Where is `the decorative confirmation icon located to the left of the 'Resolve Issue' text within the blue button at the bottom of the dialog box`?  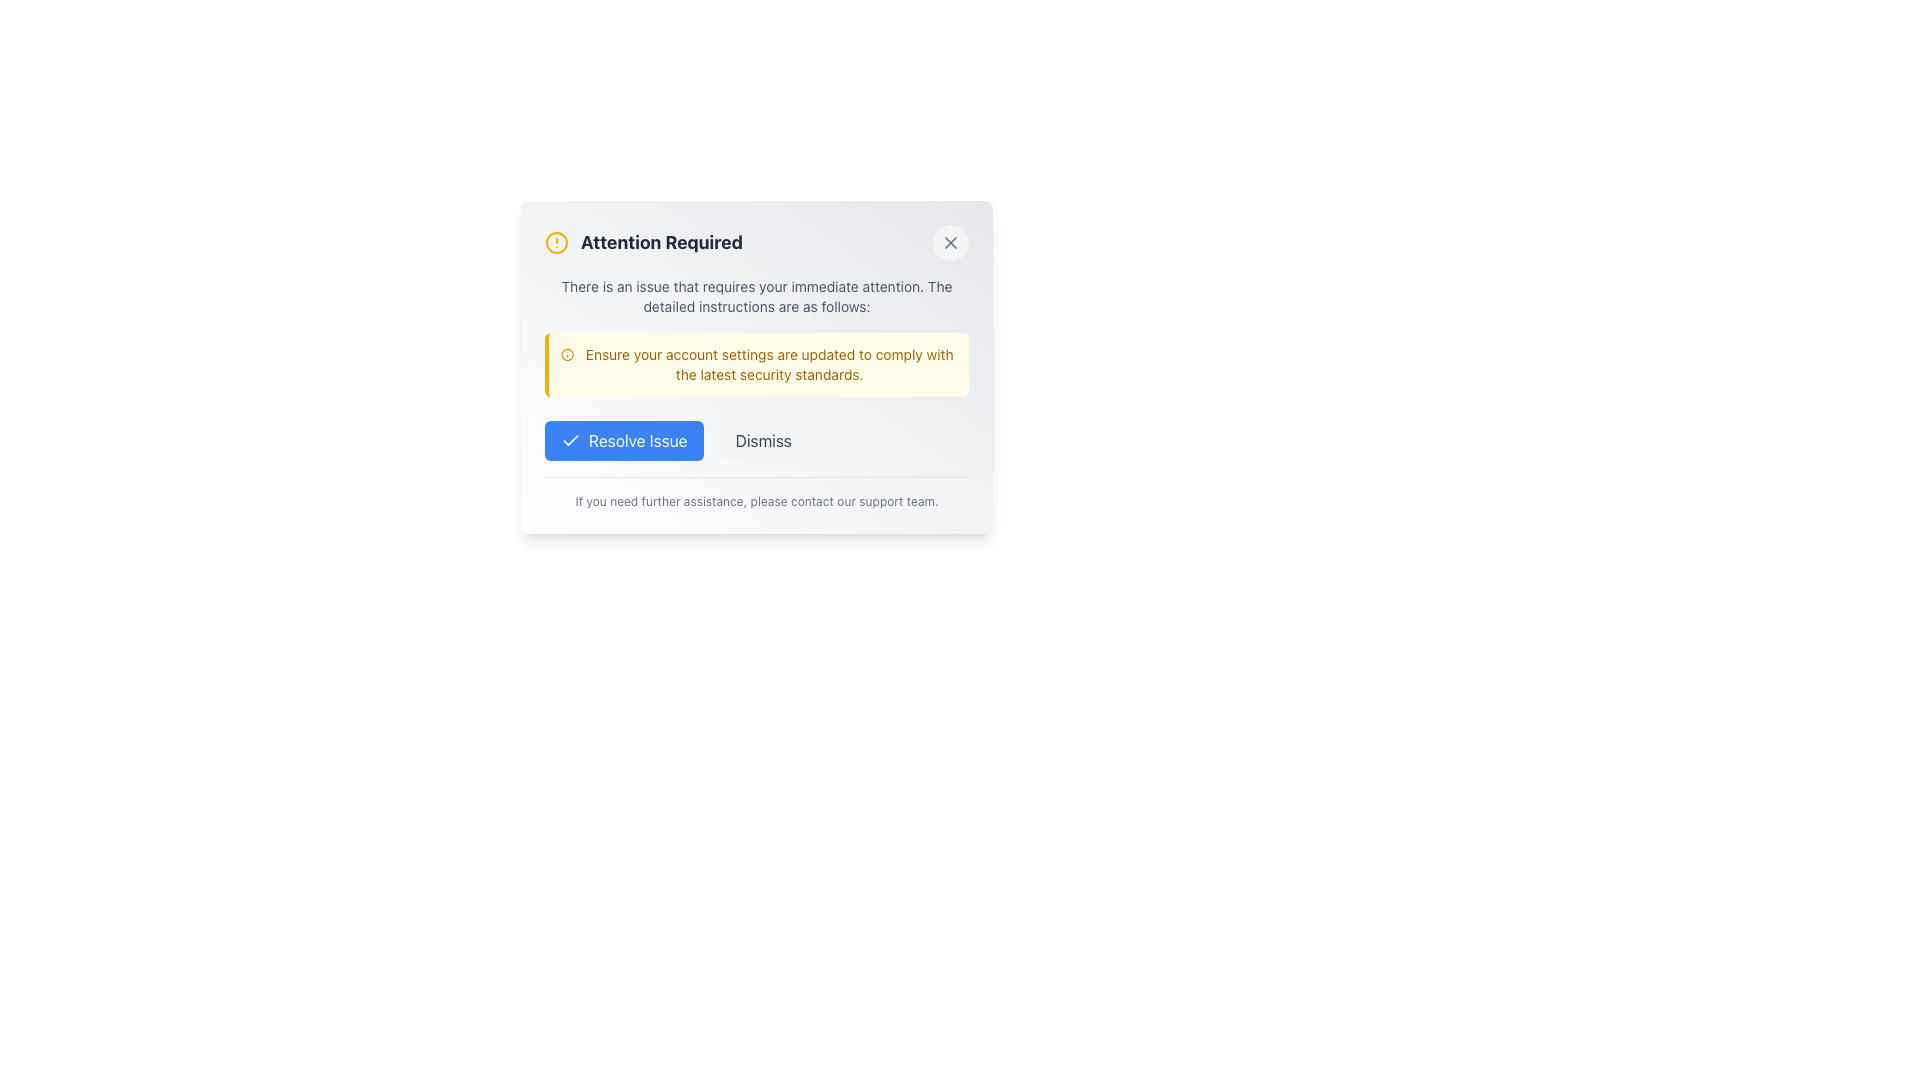 the decorative confirmation icon located to the left of the 'Resolve Issue' text within the blue button at the bottom of the dialog box is located at coordinates (570, 439).